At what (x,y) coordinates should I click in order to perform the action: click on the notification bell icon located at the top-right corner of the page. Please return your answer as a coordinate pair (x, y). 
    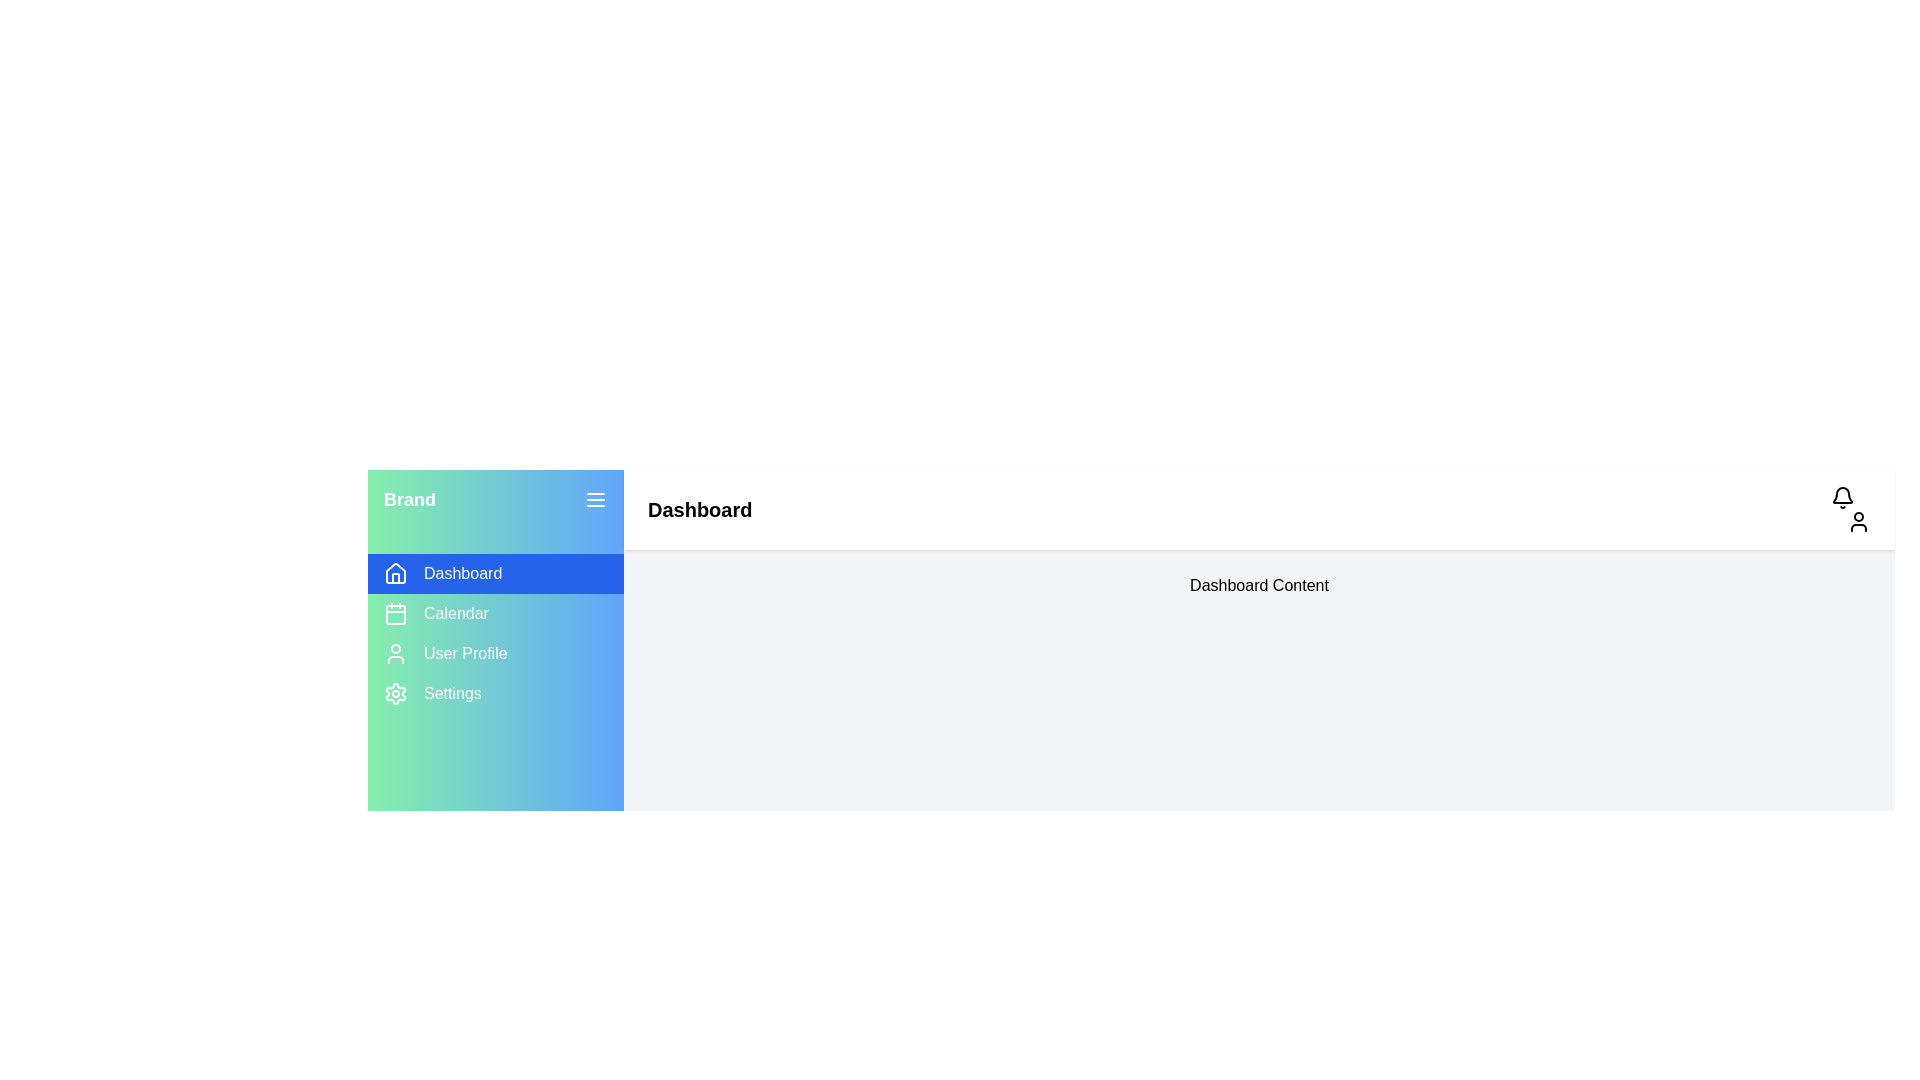
    Looking at the image, I should click on (1842, 495).